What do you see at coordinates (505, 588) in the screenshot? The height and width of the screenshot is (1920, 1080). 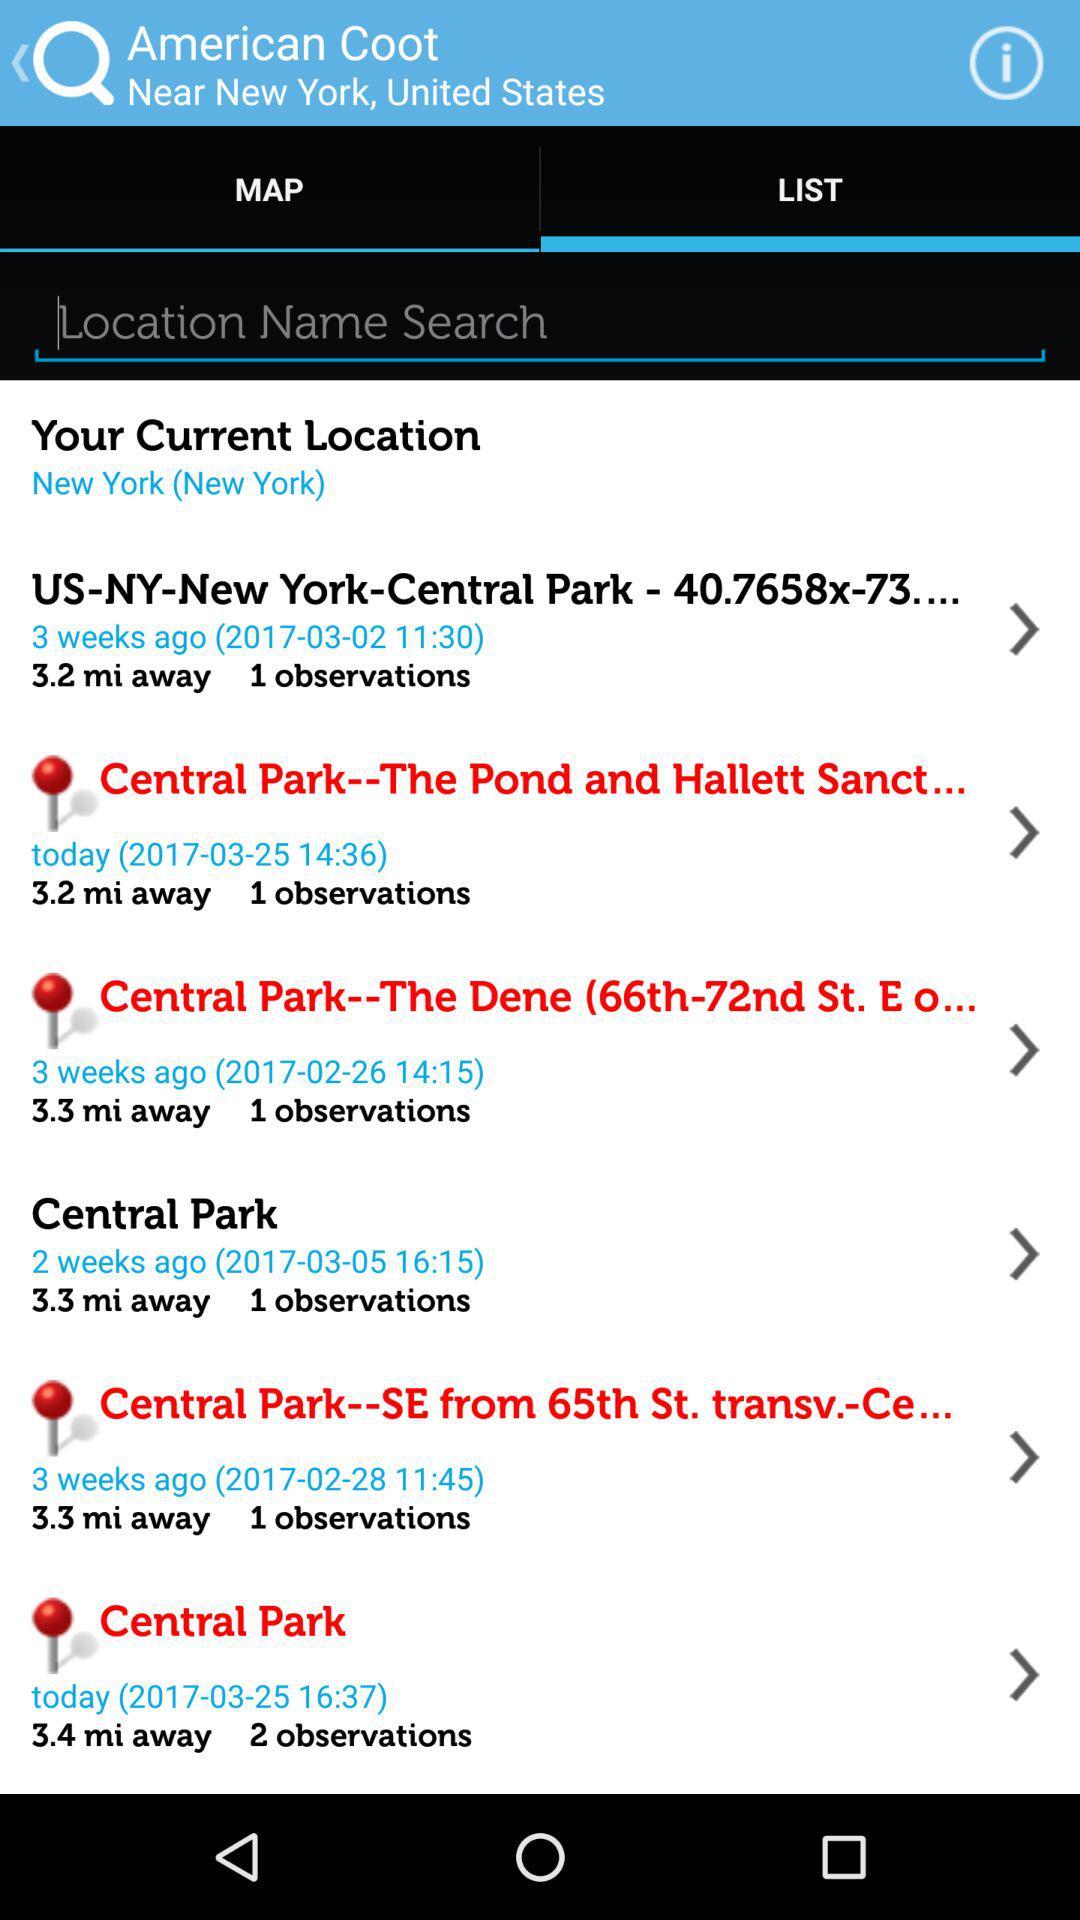 I see `the icon above the 3 weeks ago icon` at bounding box center [505, 588].